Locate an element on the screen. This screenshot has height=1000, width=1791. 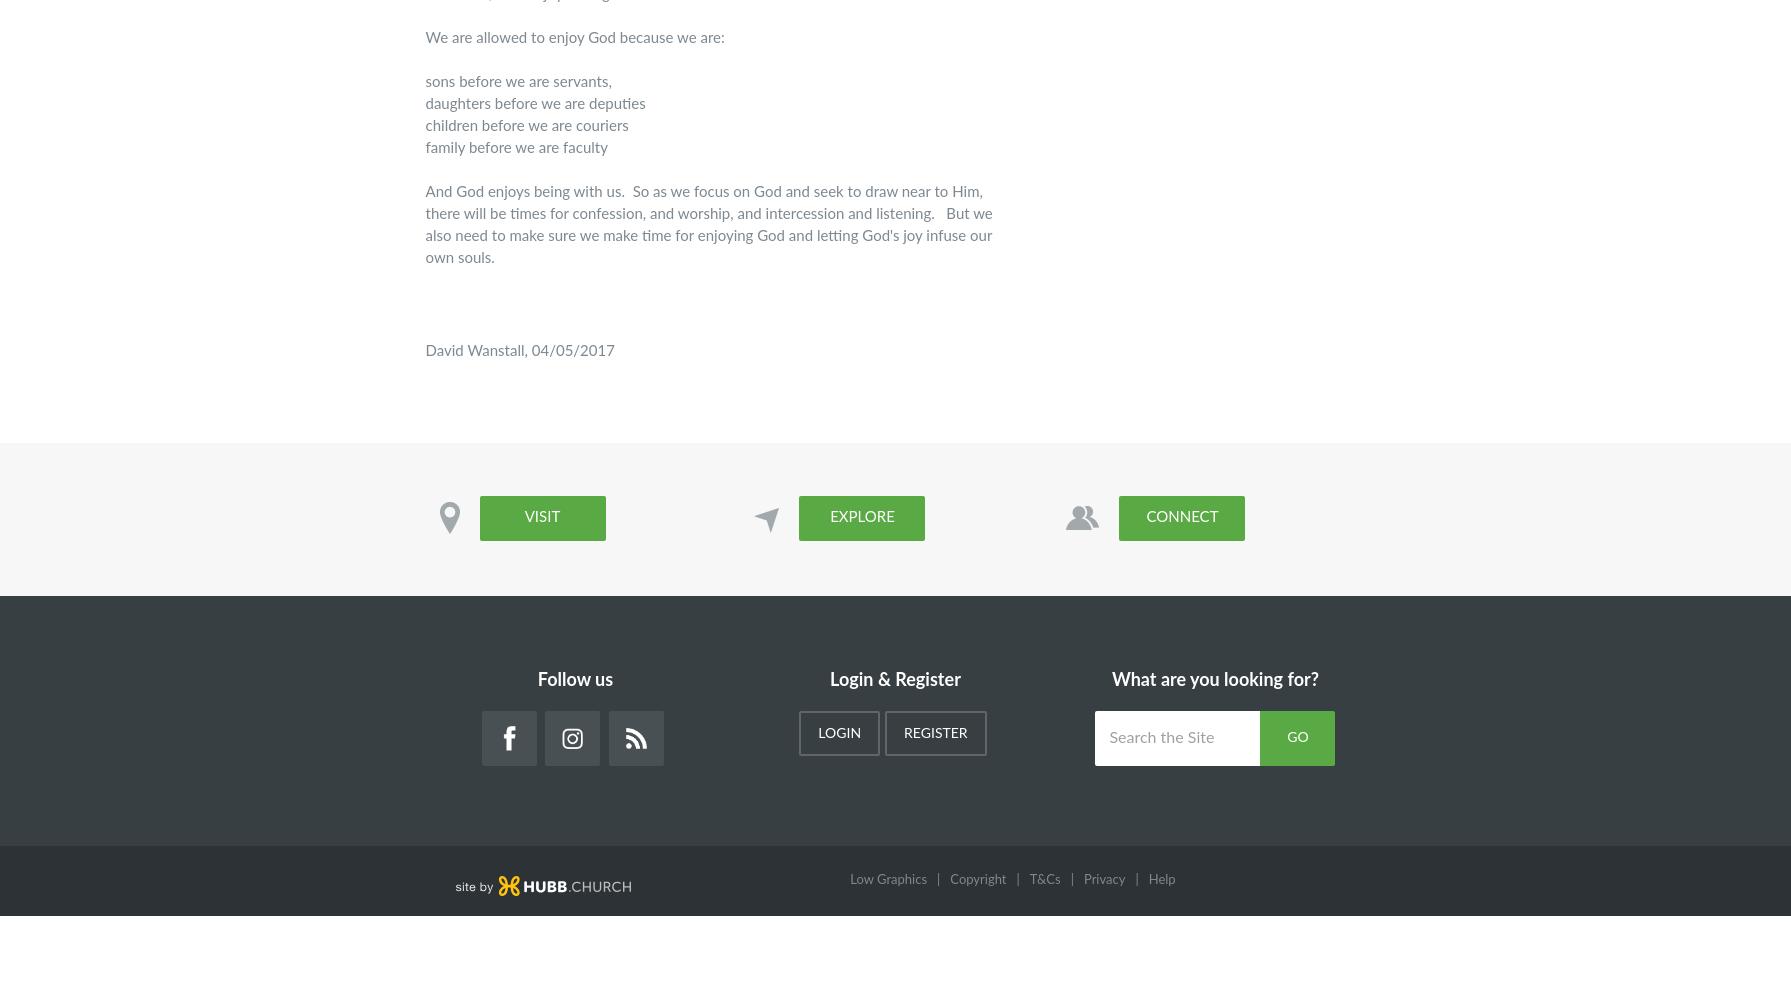
'sons before we are servants,' is located at coordinates (425, 81).